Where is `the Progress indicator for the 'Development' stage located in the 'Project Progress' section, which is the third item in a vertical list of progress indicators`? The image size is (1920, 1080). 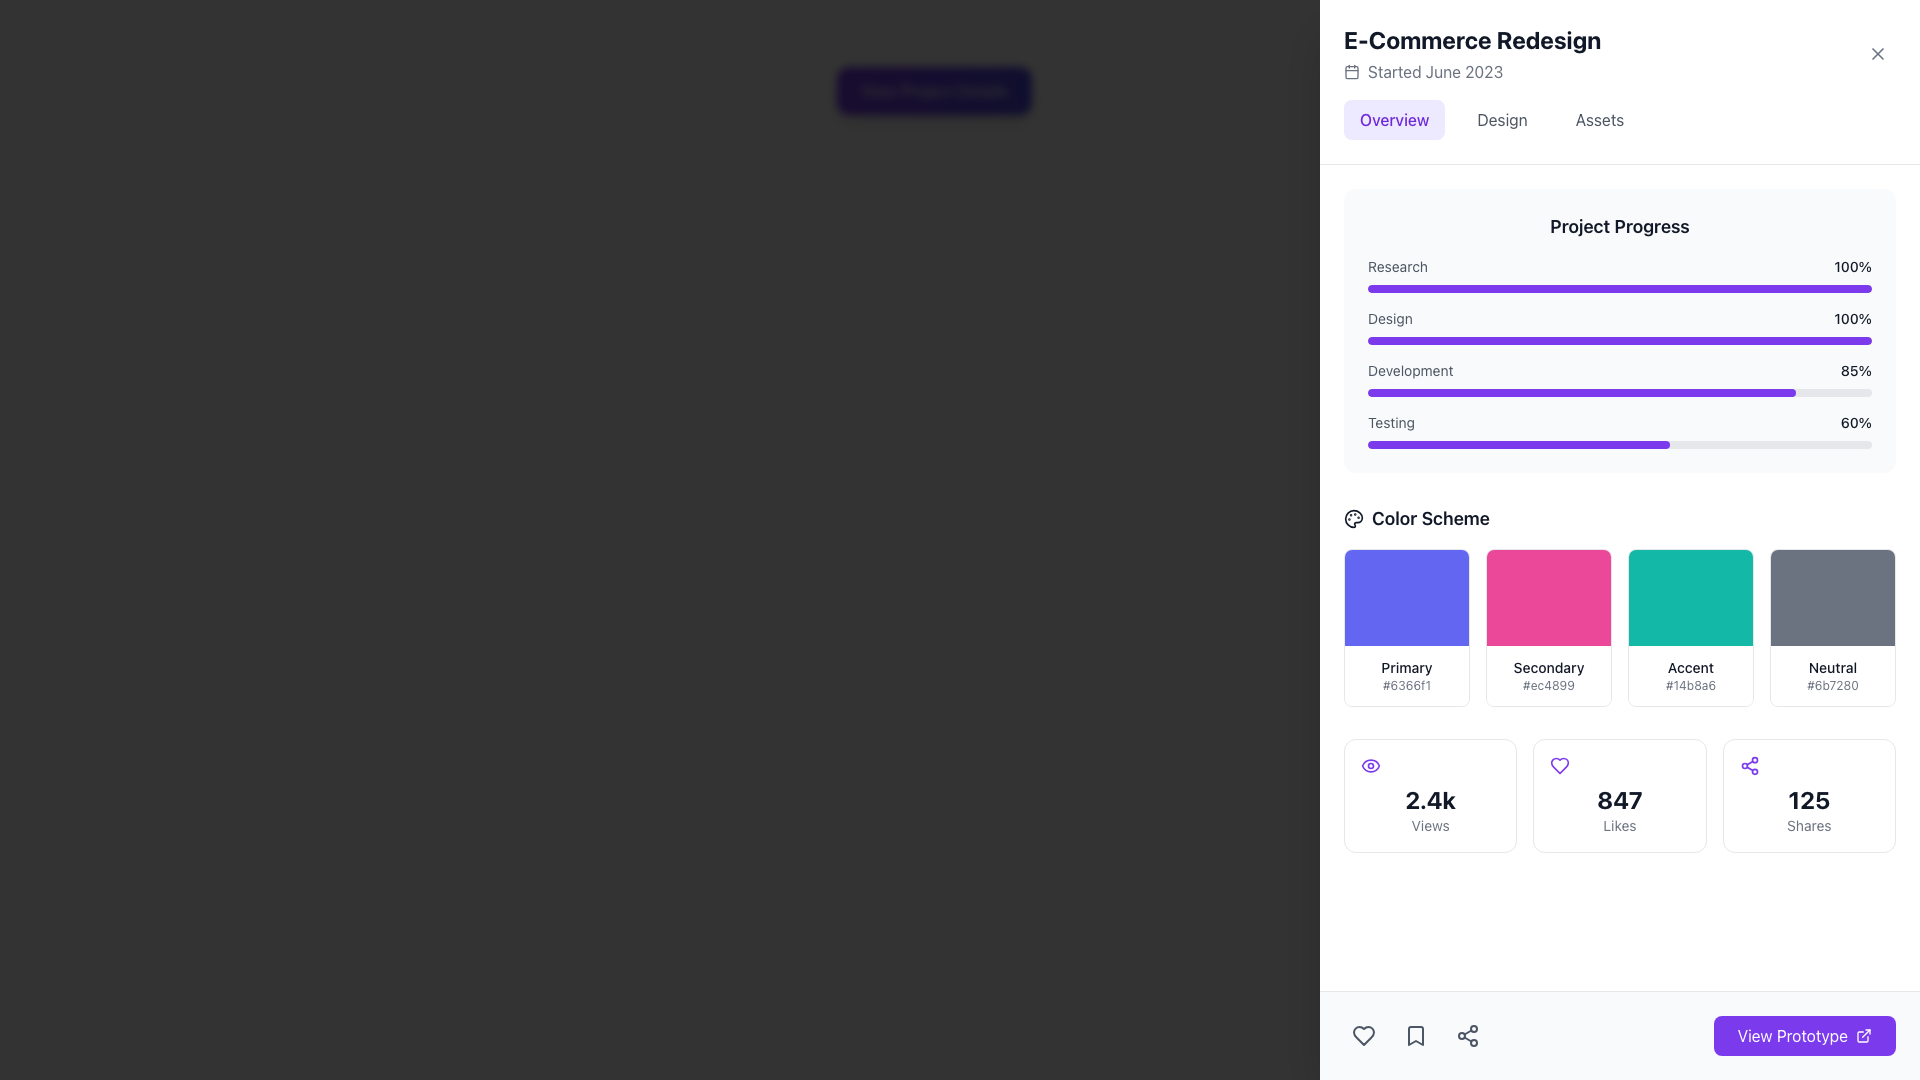 the Progress indicator for the 'Development' stage located in the 'Project Progress' section, which is the third item in a vertical list of progress indicators is located at coordinates (1620, 378).